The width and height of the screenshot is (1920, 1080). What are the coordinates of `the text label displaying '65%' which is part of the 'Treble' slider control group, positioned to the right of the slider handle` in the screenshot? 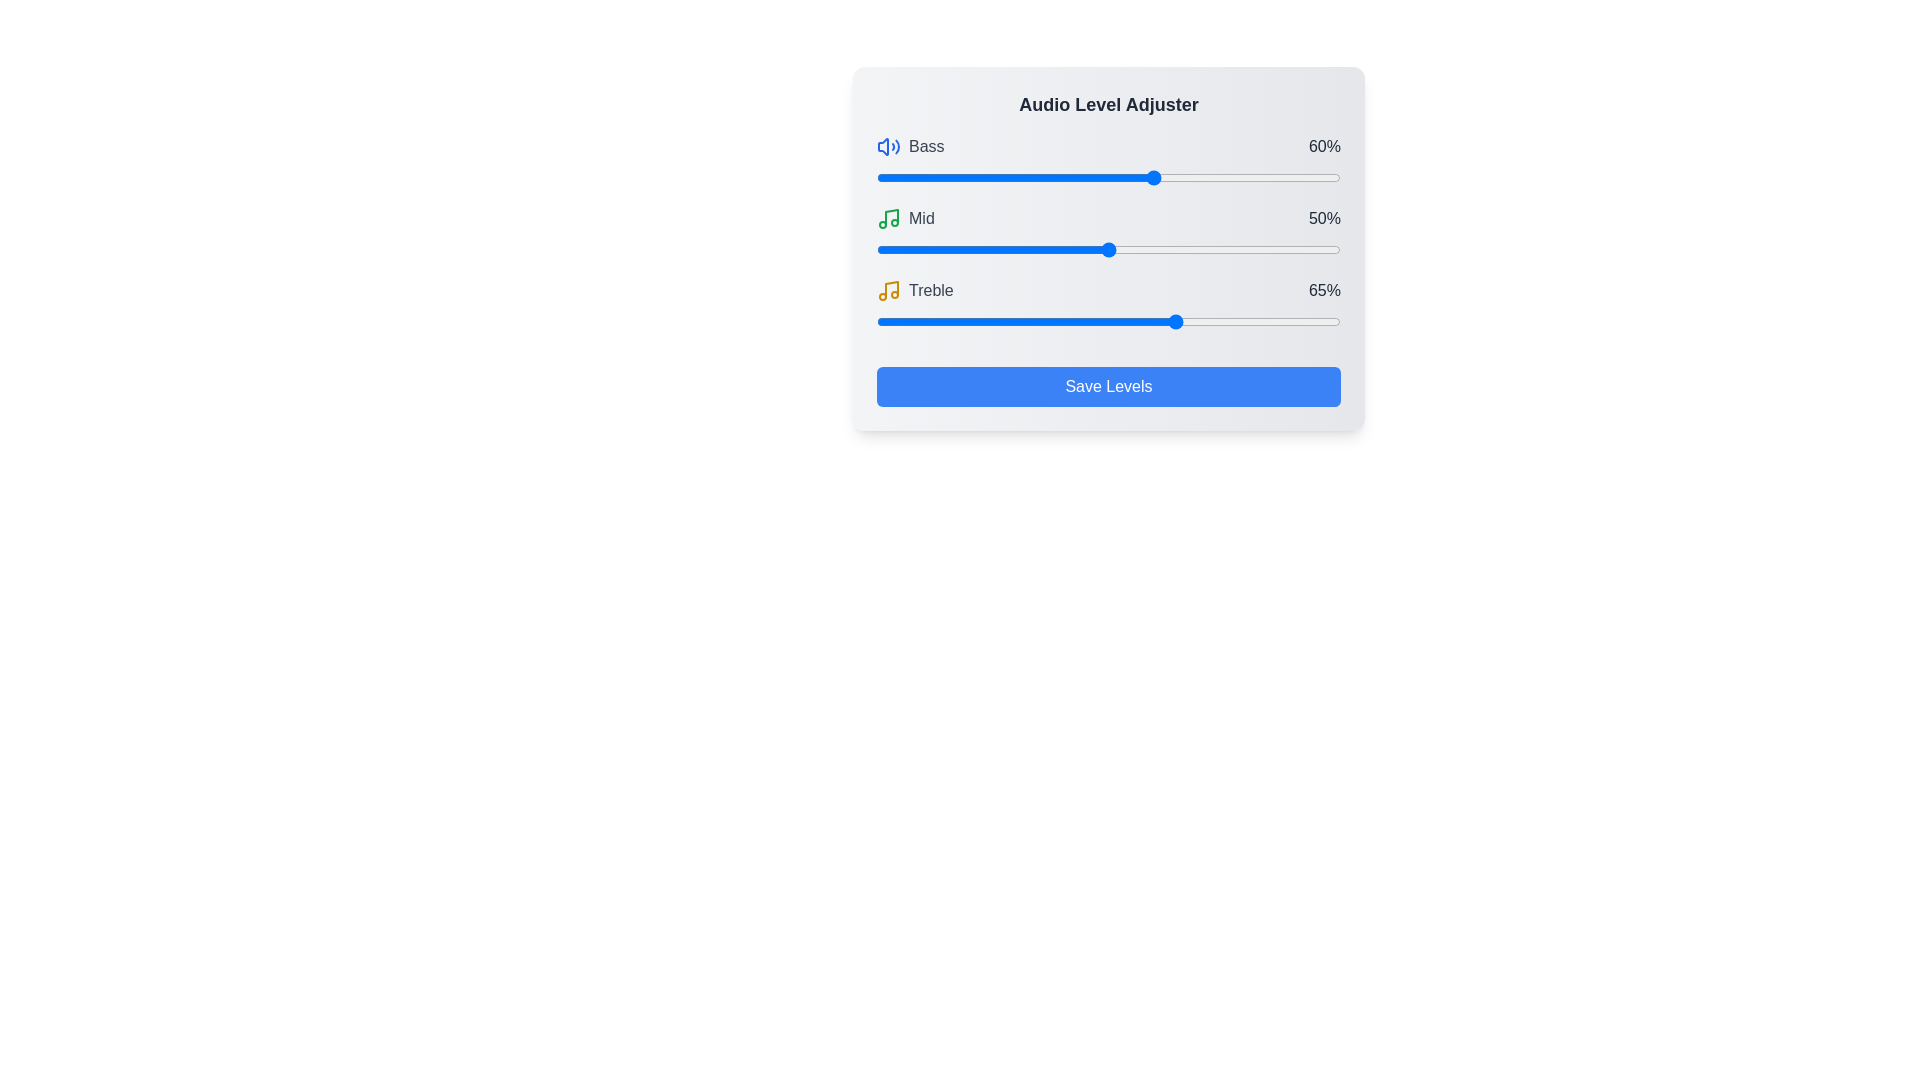 It's located at (1324, 290).